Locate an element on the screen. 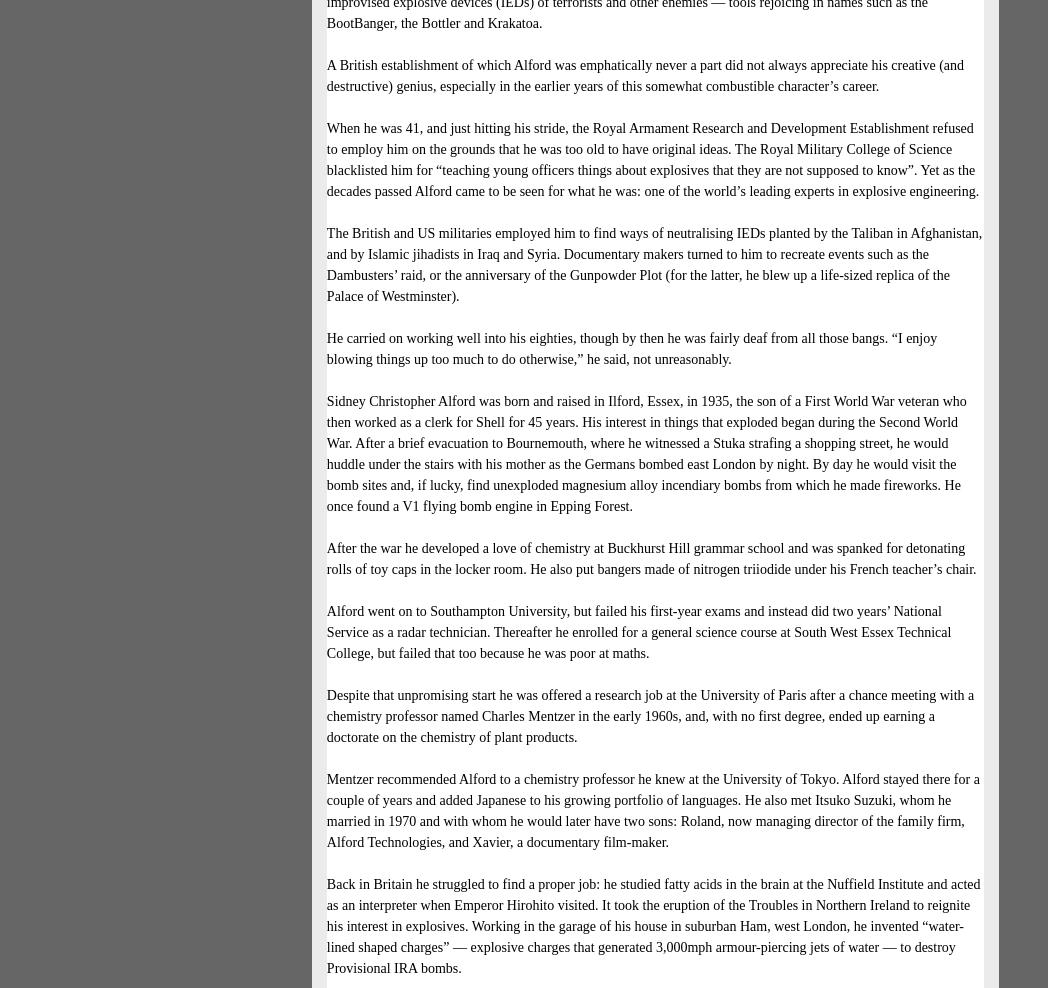  'After the war he developed a love of
chemistry at Buckhurst Hill grammar school and was spanked for detonating rolls of toy caps in the locker room. He also put bangers made of nitrogen triiodide under his French teacher’s chair.' is located at coordinates (650, 559).